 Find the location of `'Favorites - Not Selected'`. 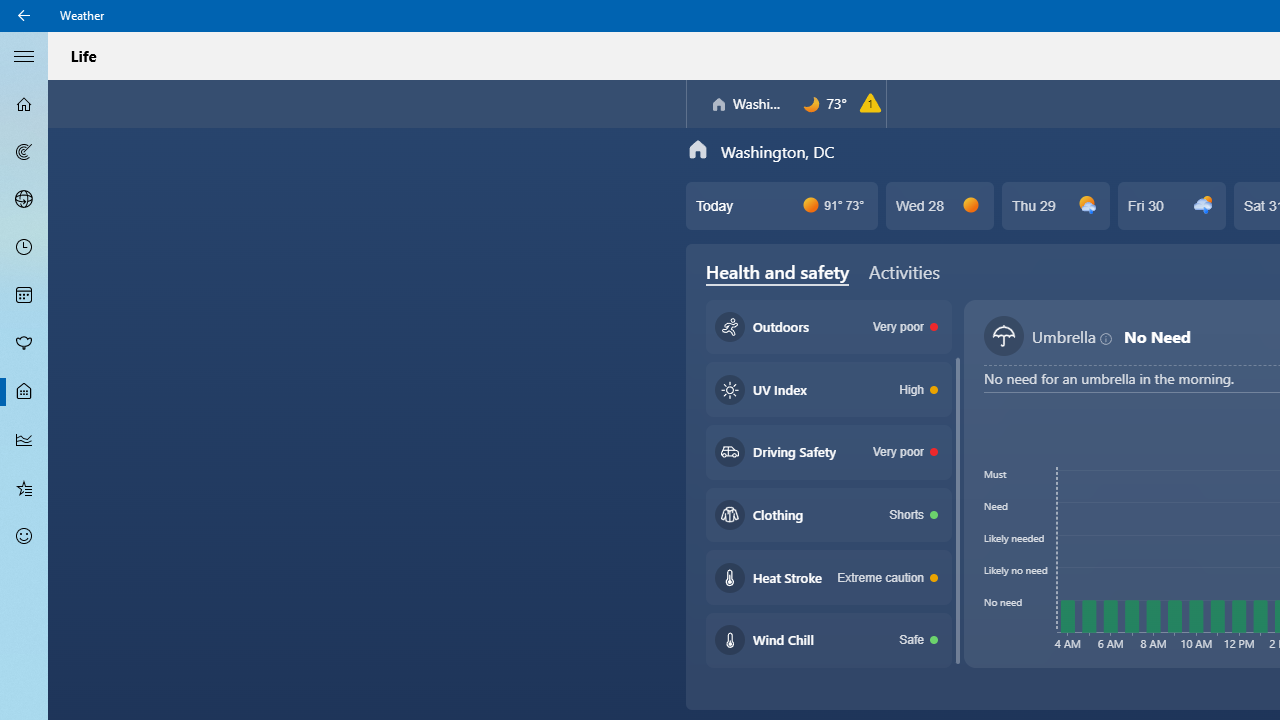

'Favorites - Not Selected' is located at coordinates (24, 487).